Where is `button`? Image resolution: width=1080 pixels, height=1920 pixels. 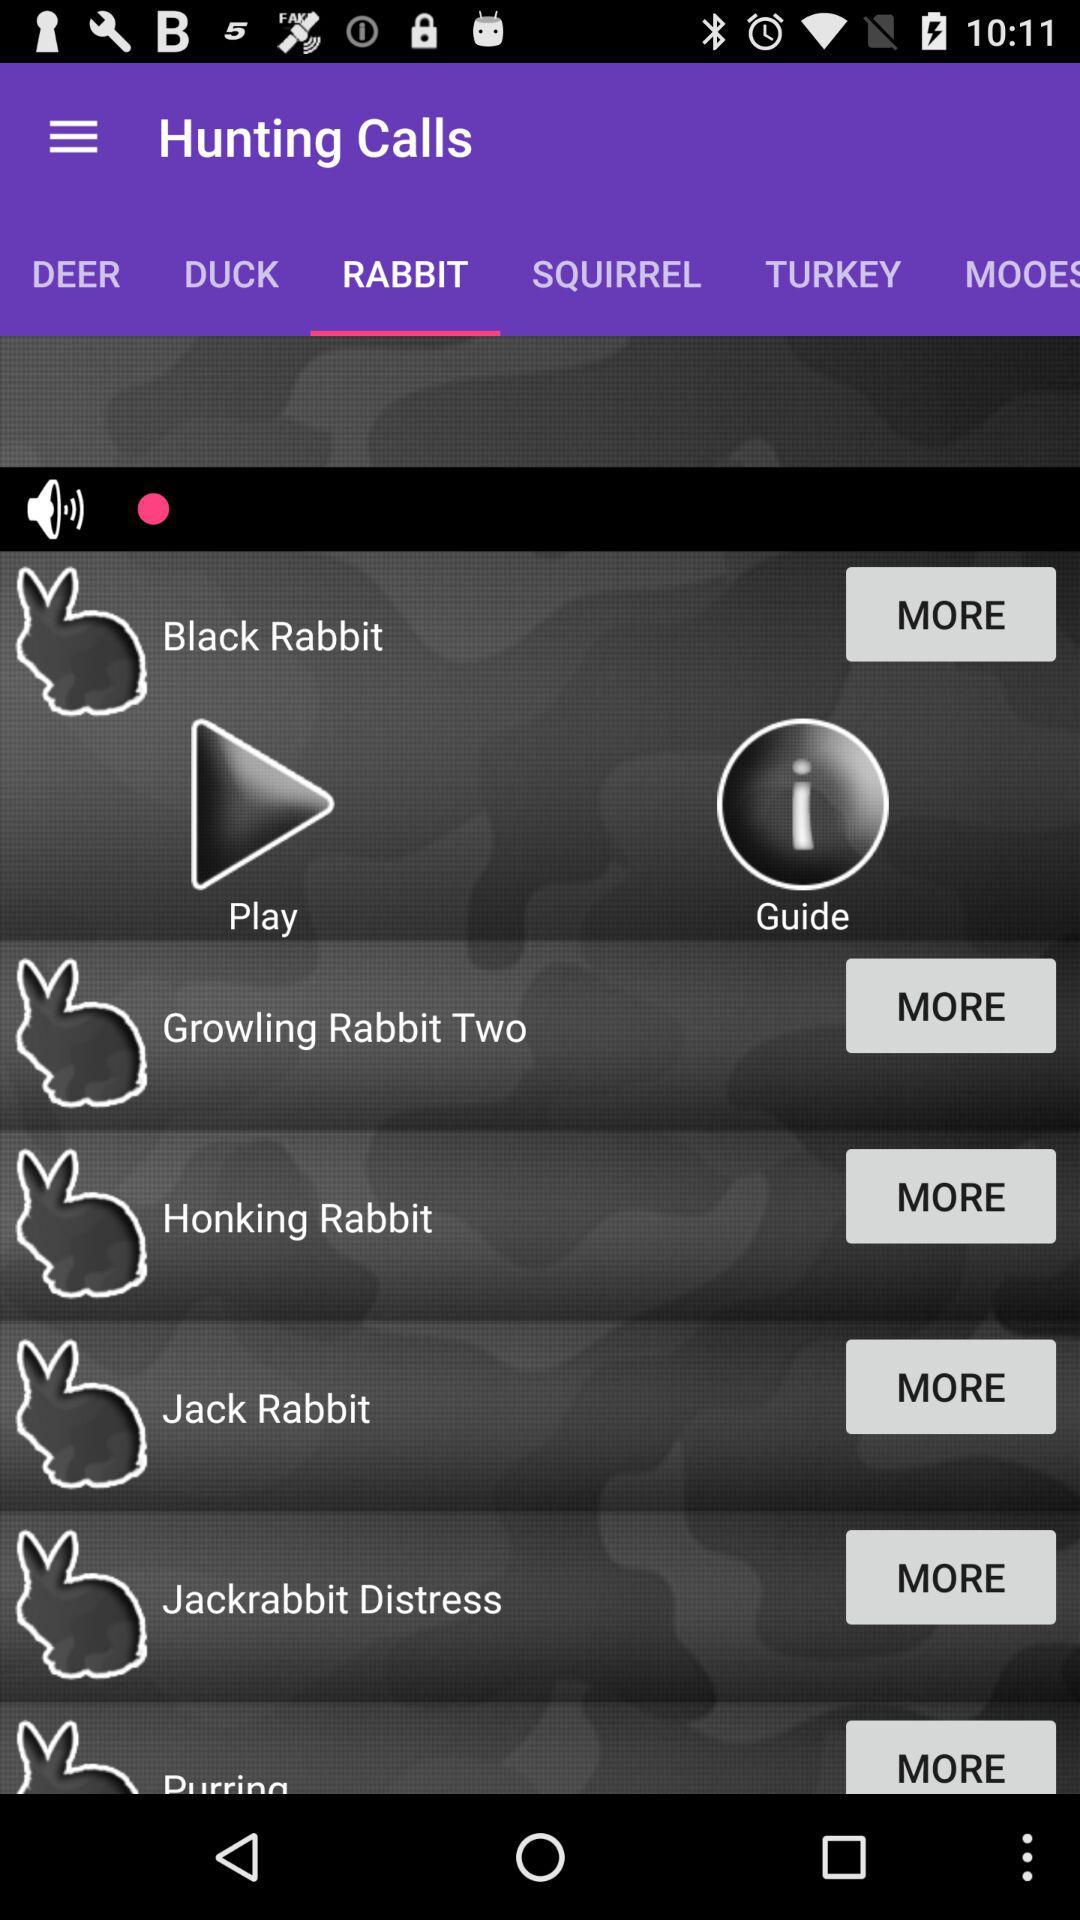 button is located at coordinates (261, 804).